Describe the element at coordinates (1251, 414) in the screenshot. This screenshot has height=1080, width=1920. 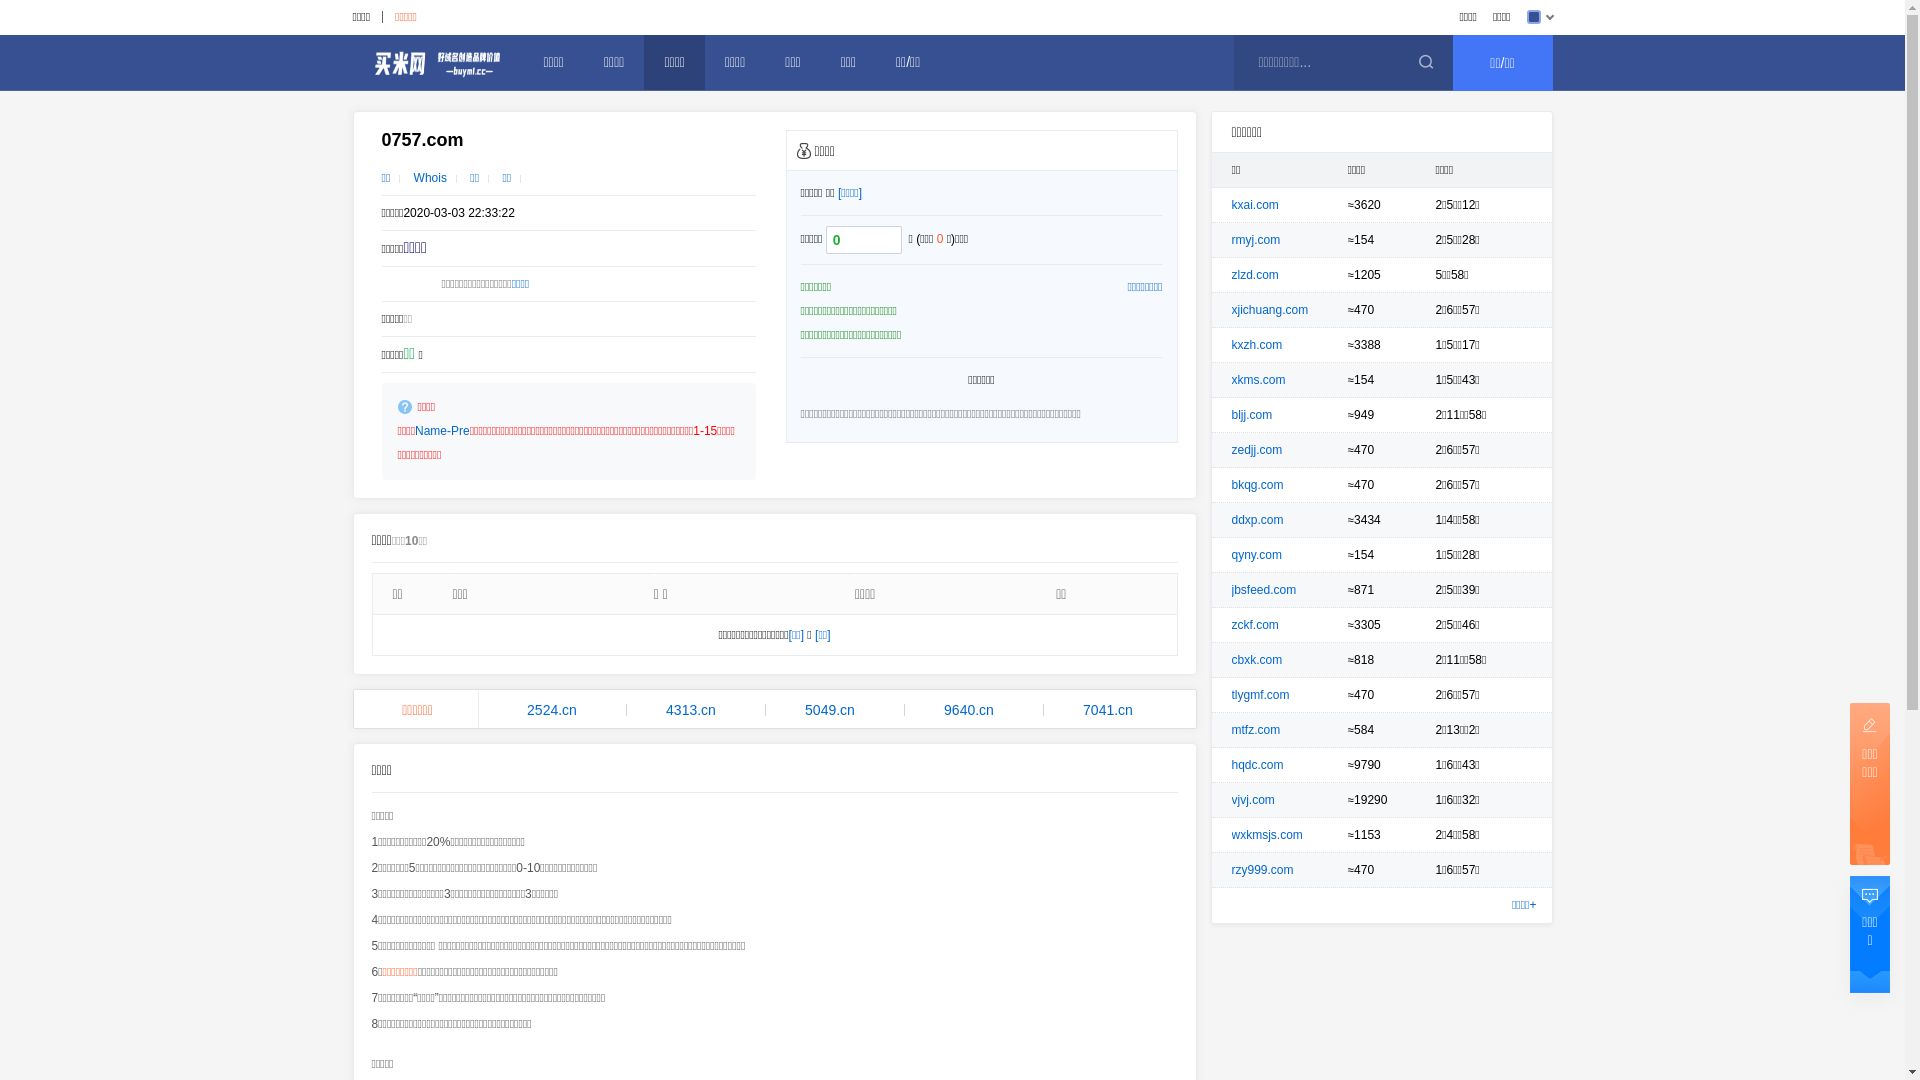
I see `'bljj.com'` at that location.